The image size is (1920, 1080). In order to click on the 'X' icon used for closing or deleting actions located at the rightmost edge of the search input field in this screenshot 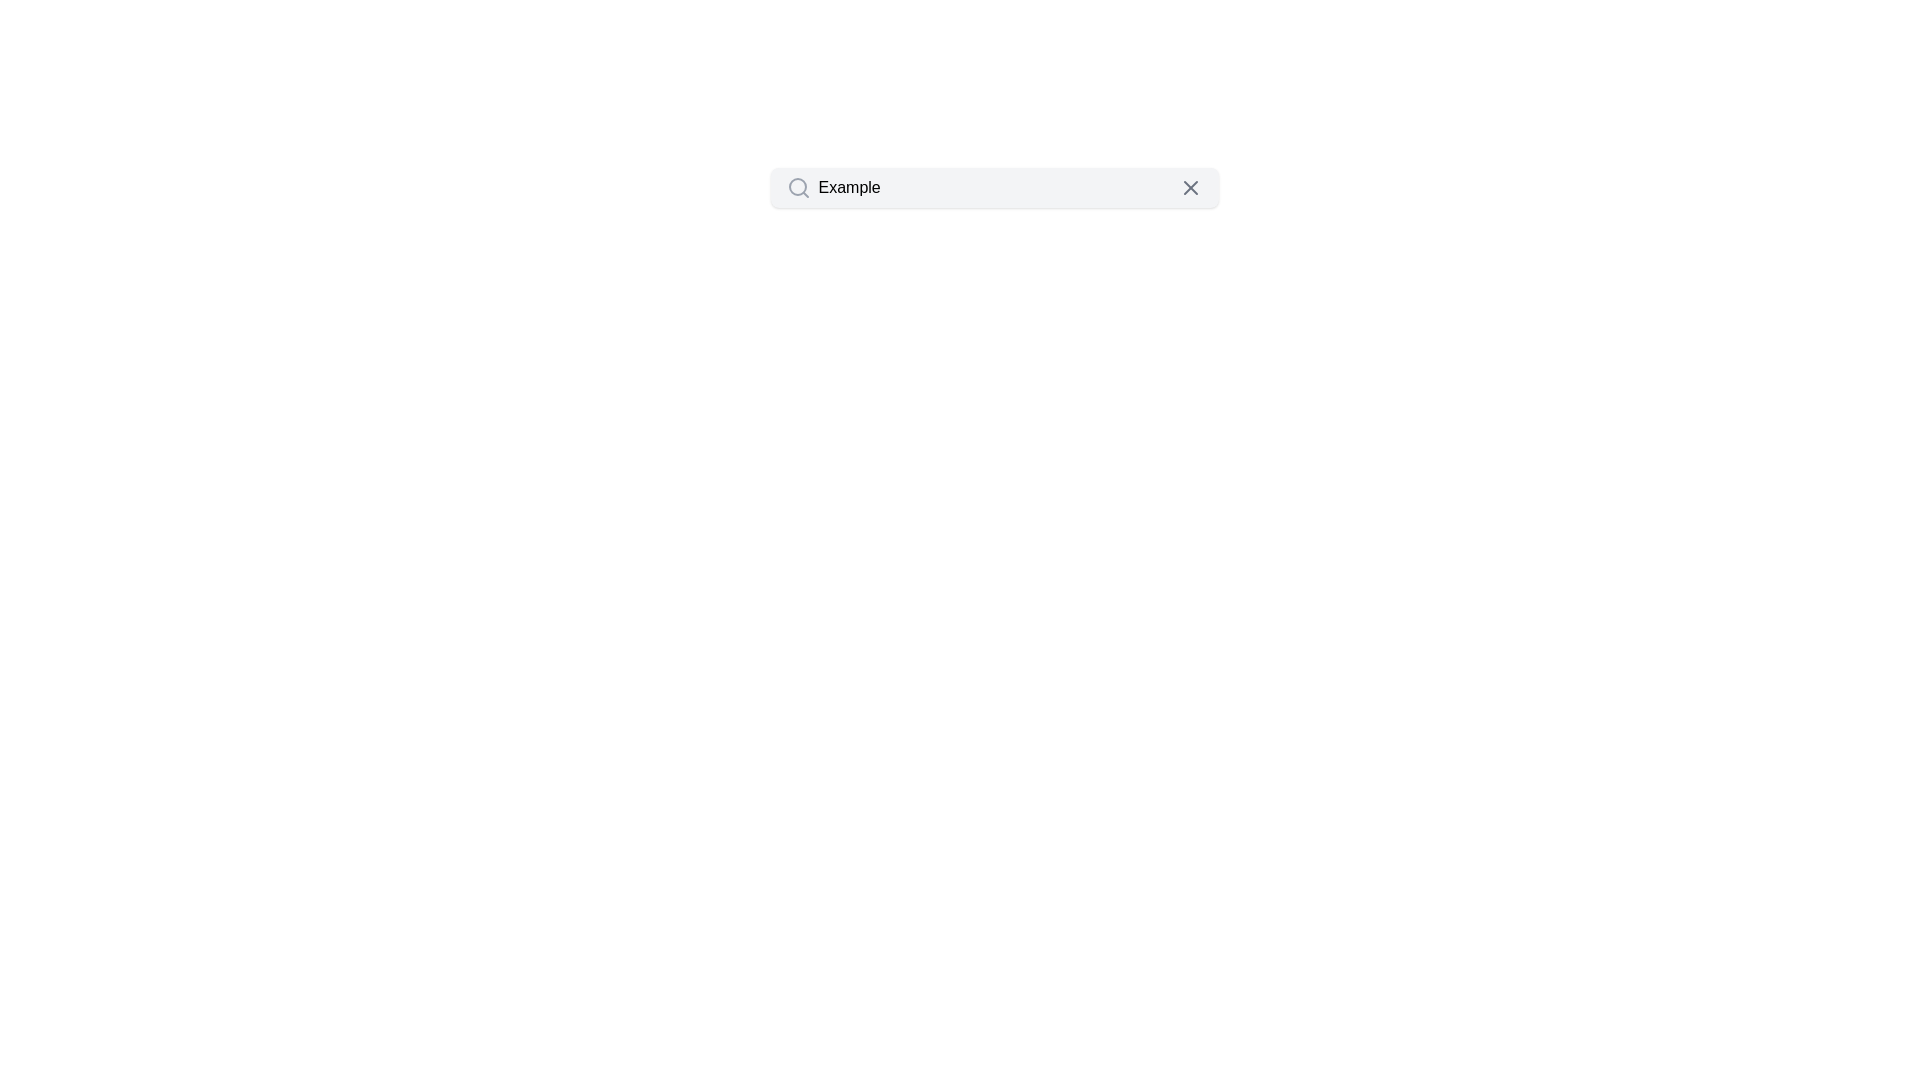, I will do `click(1190, 188)`.